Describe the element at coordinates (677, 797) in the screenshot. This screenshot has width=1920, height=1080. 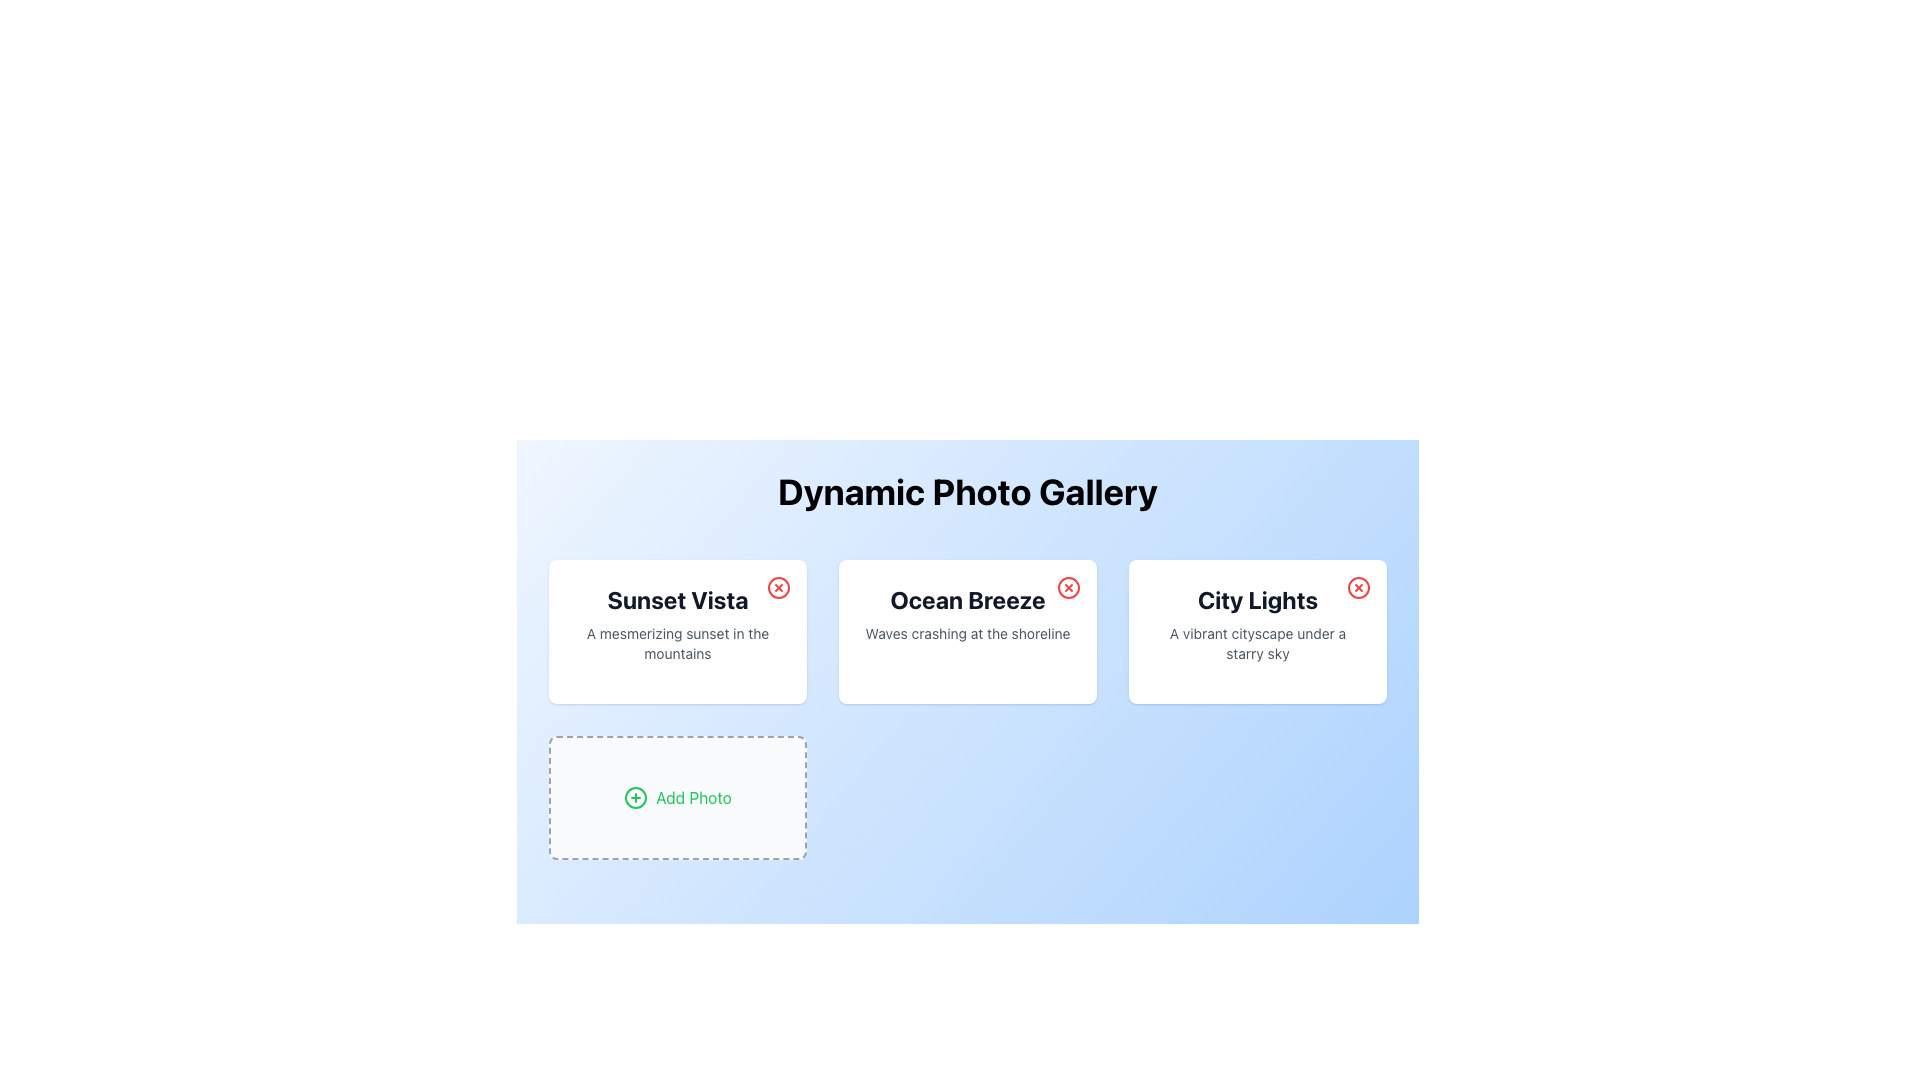
I see `the 'Add Photo' button located in the bottom-left of the gallery layout, which has a gray background, a green plus icon, and the text 'Add Photo' in green` at that location.